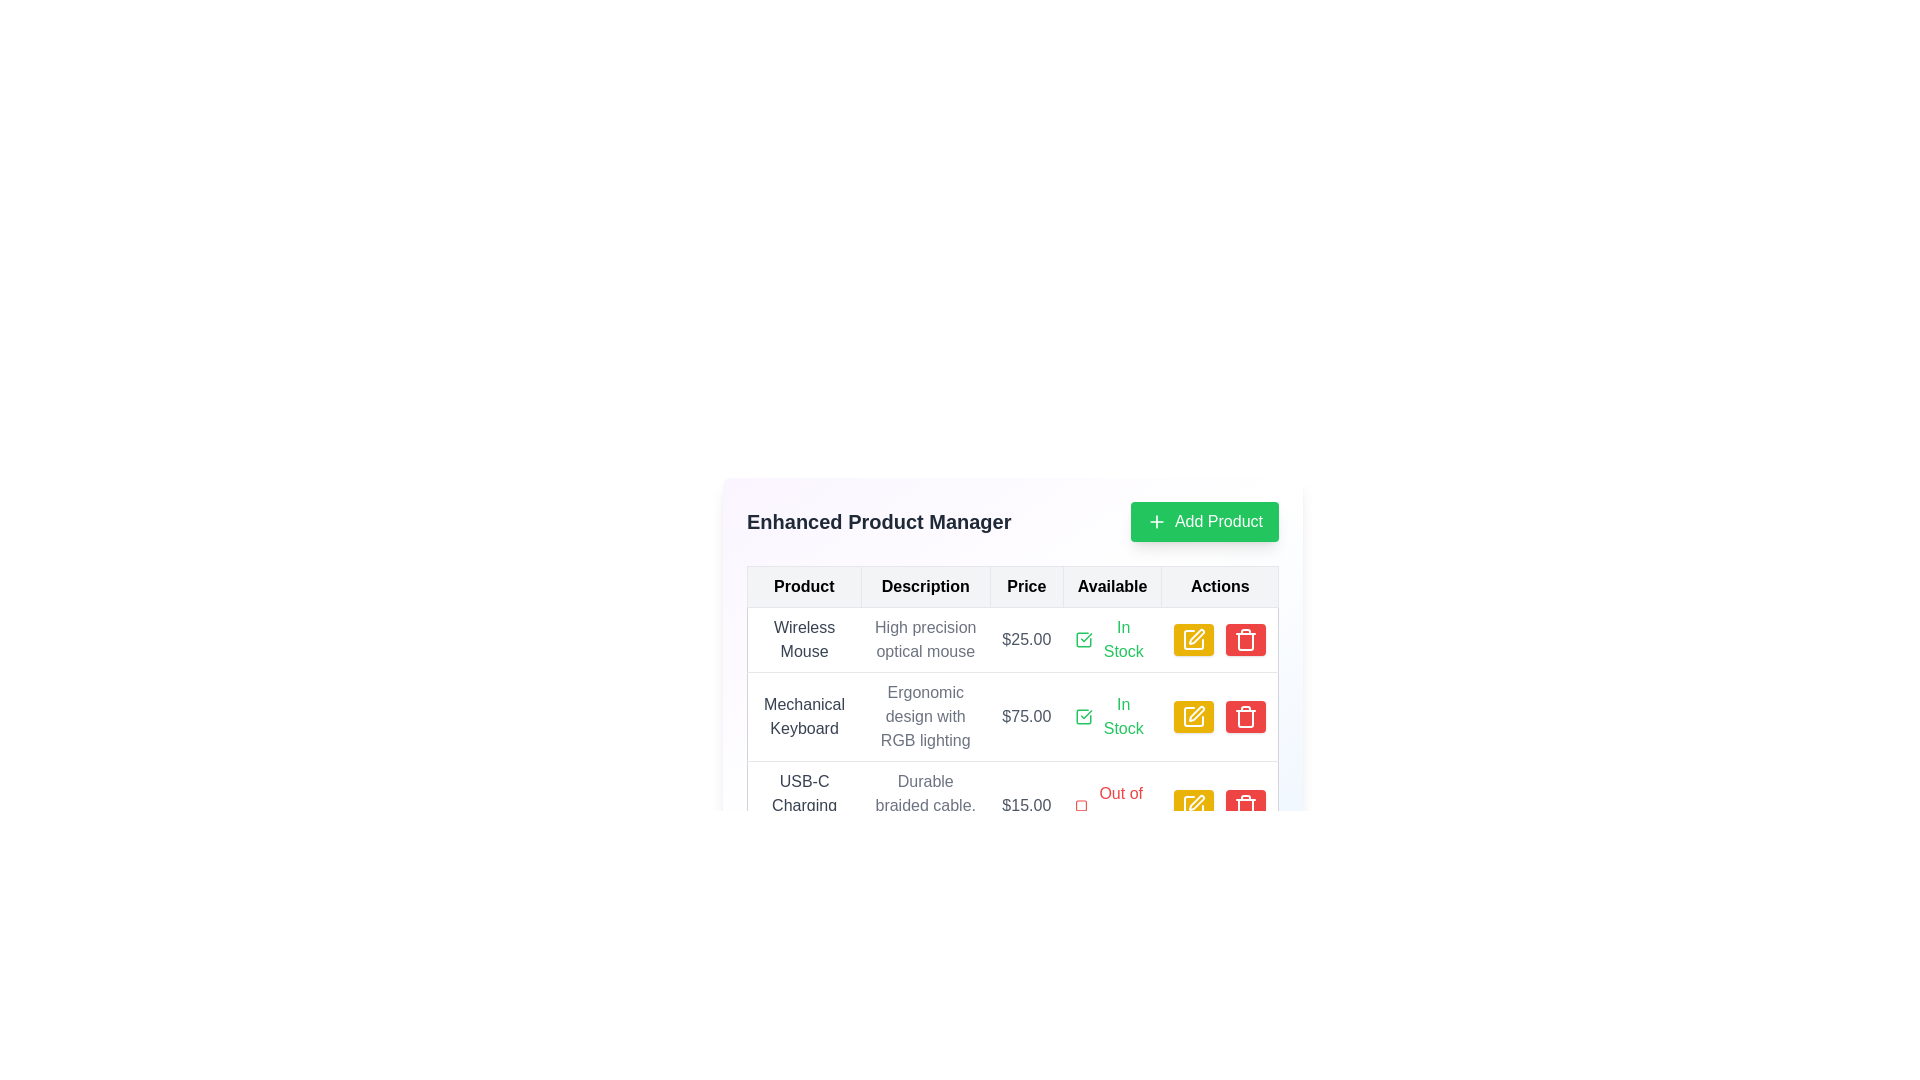  I want to click on the pencil icon button in the 'Actions' column of the second row, so click(1196, 712).